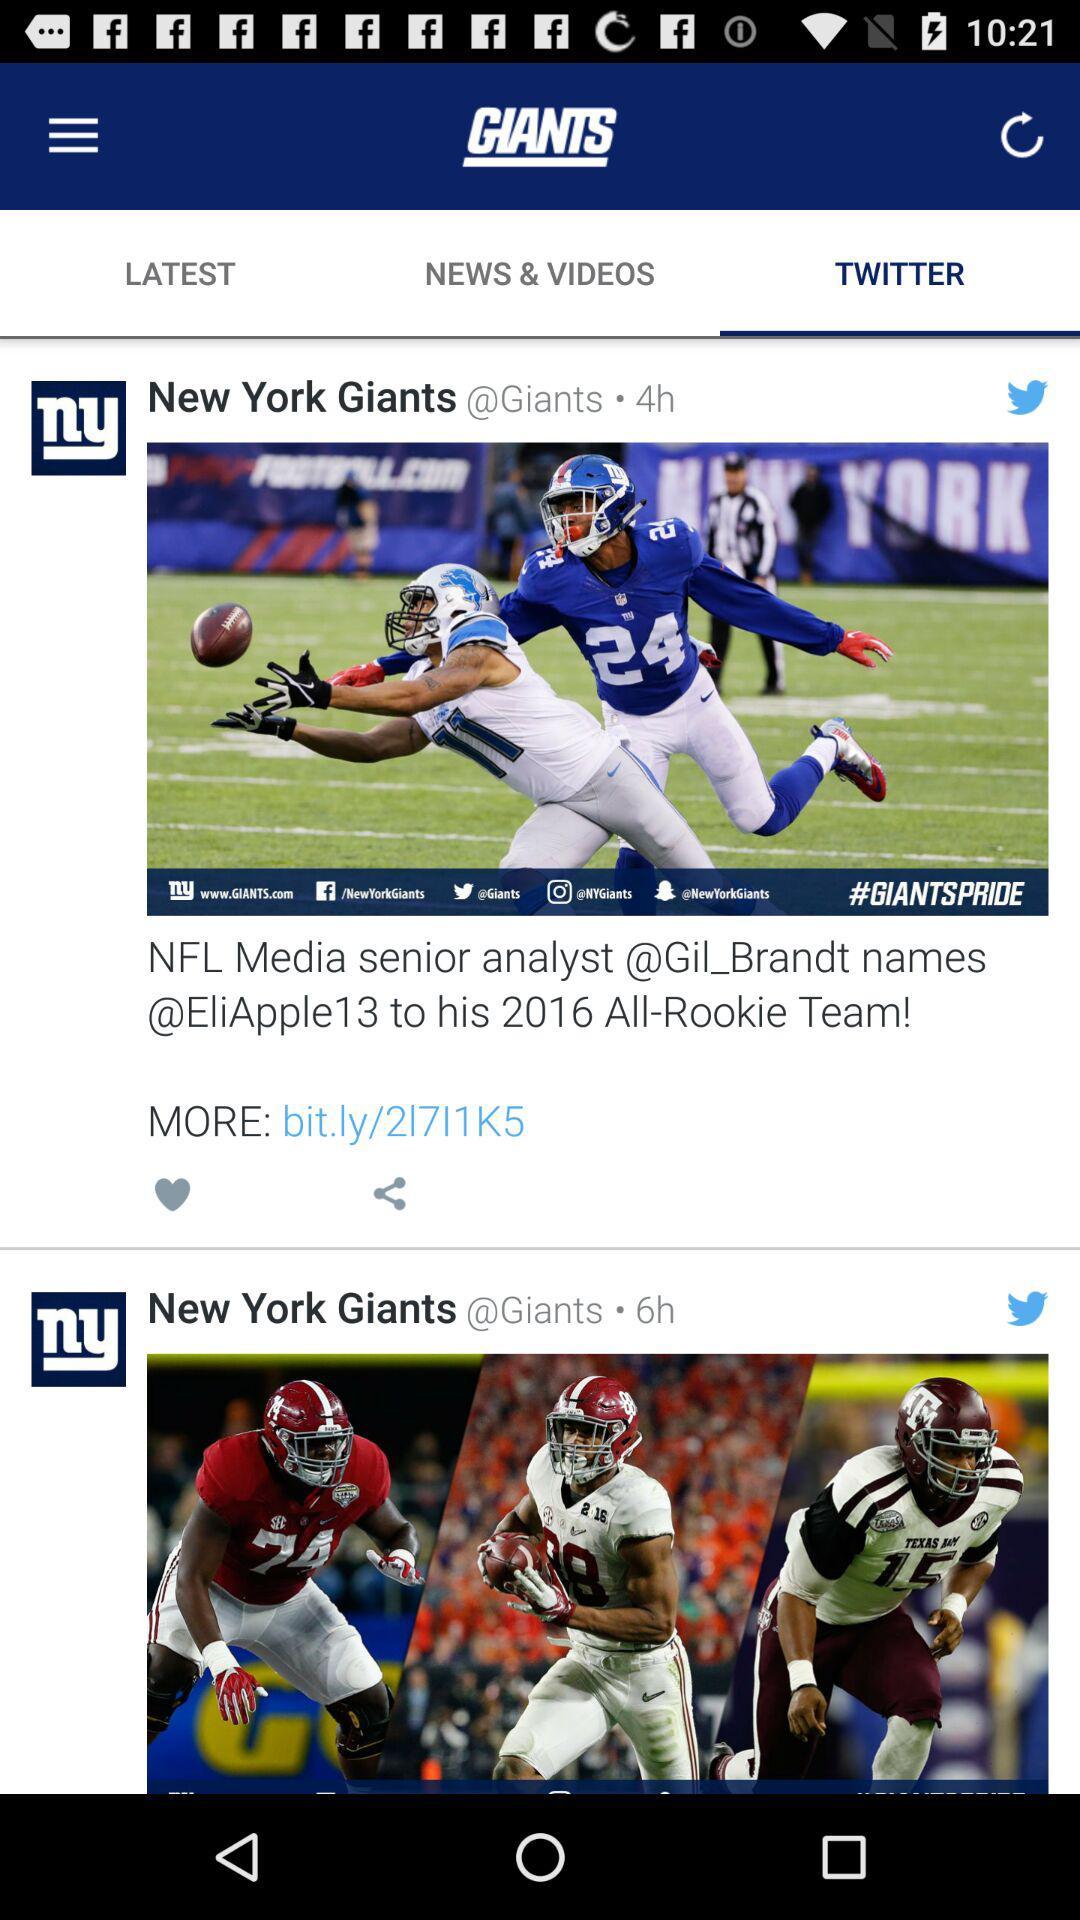 The height and width of the screenshot is (1920, 1080). What do you see at coordinates (171, 1197) in the screenshot?
I see `item above new york giants item` at bounding box center [171, 1197].